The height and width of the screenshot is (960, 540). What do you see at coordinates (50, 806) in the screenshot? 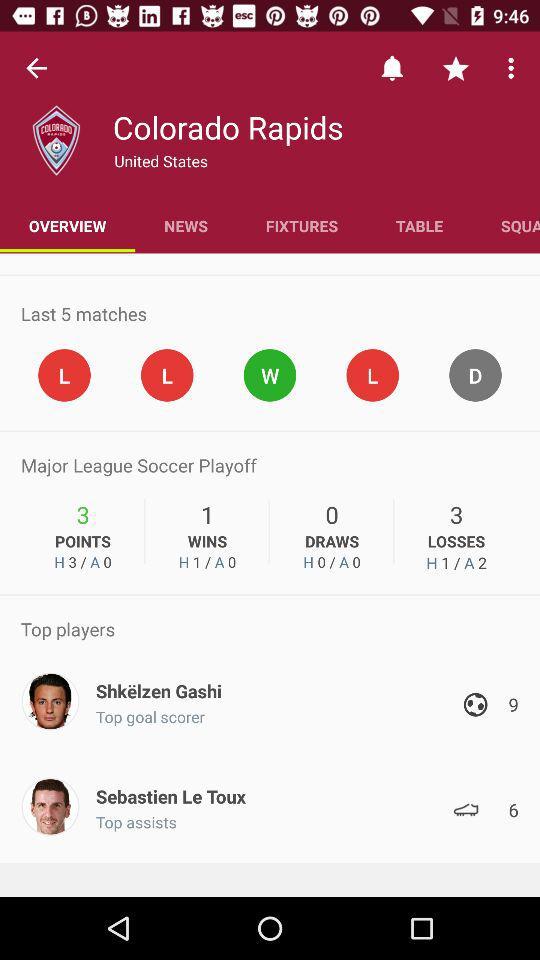
I see `the image on the bottom left corner of the web page` at bounding box center [50, 806].